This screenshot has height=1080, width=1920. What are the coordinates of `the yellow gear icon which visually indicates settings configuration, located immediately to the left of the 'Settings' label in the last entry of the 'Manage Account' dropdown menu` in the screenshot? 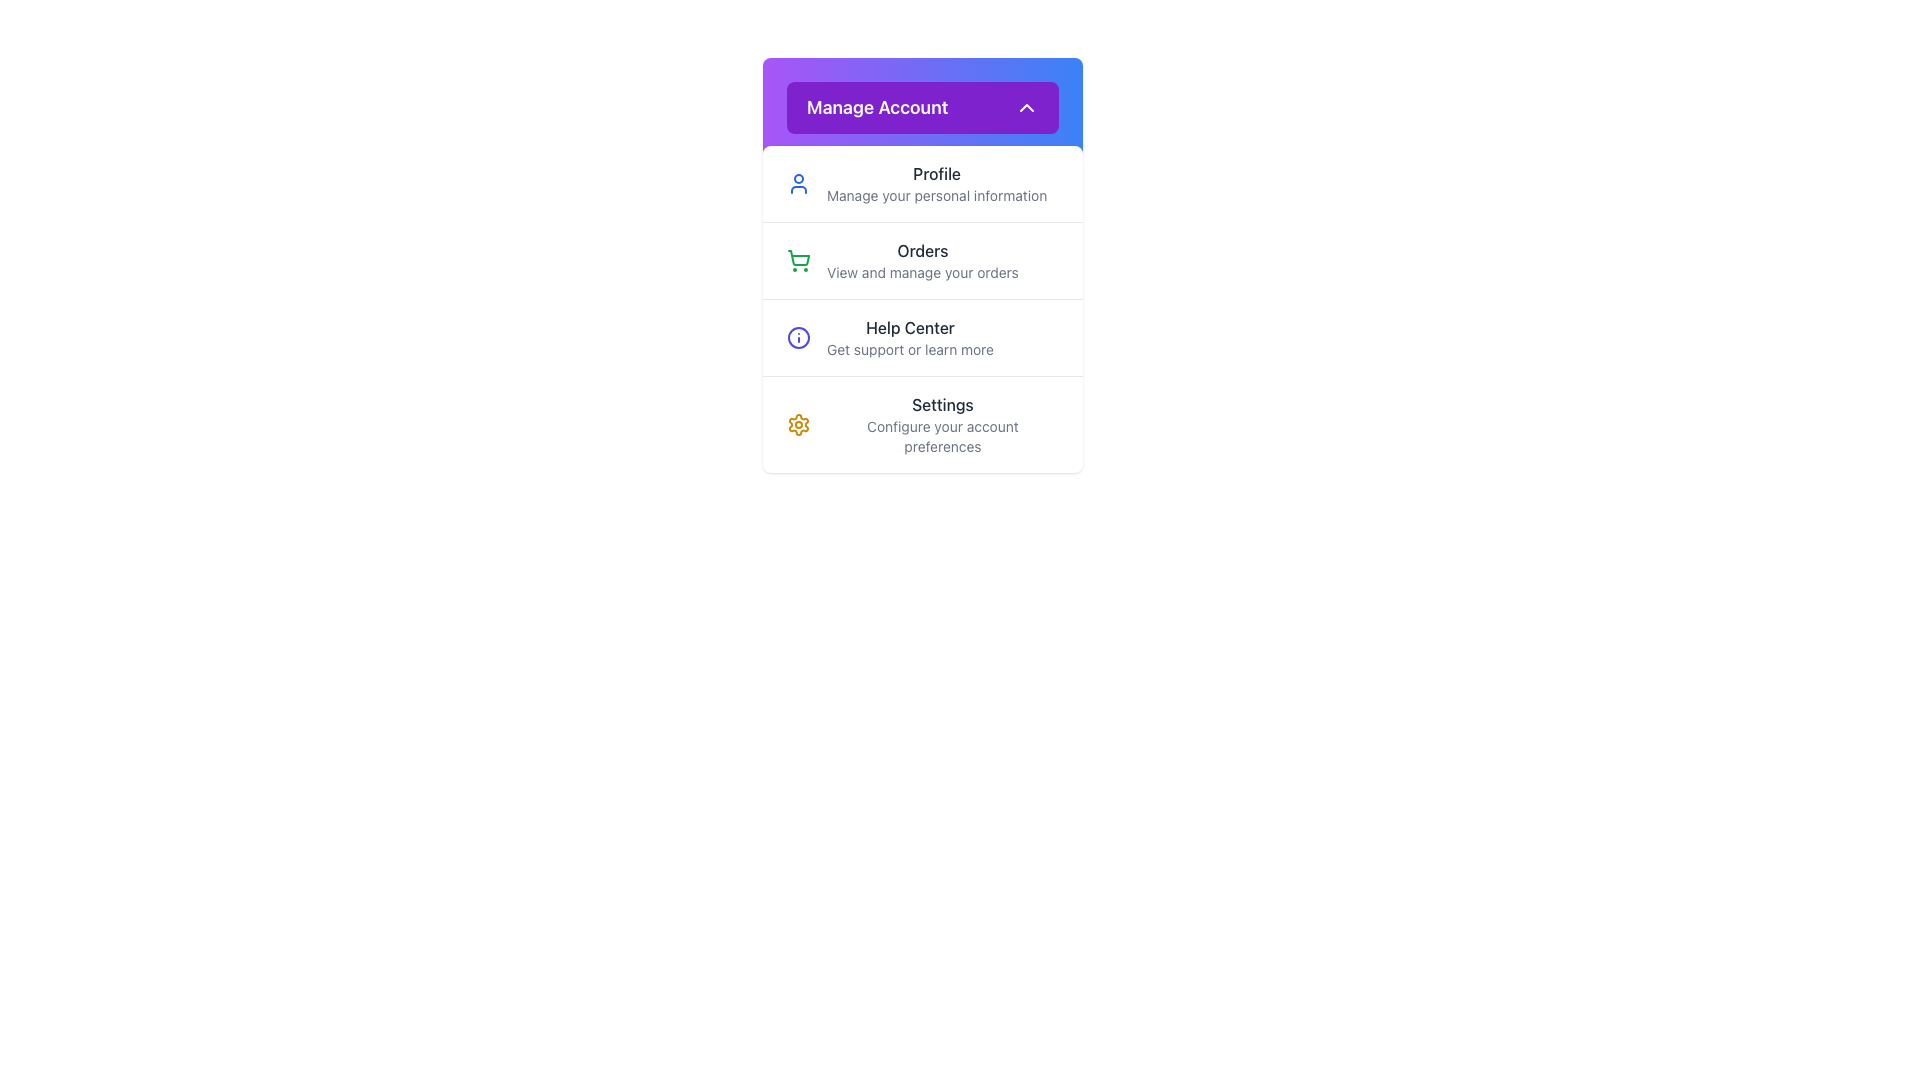 It's located at (797, 423).